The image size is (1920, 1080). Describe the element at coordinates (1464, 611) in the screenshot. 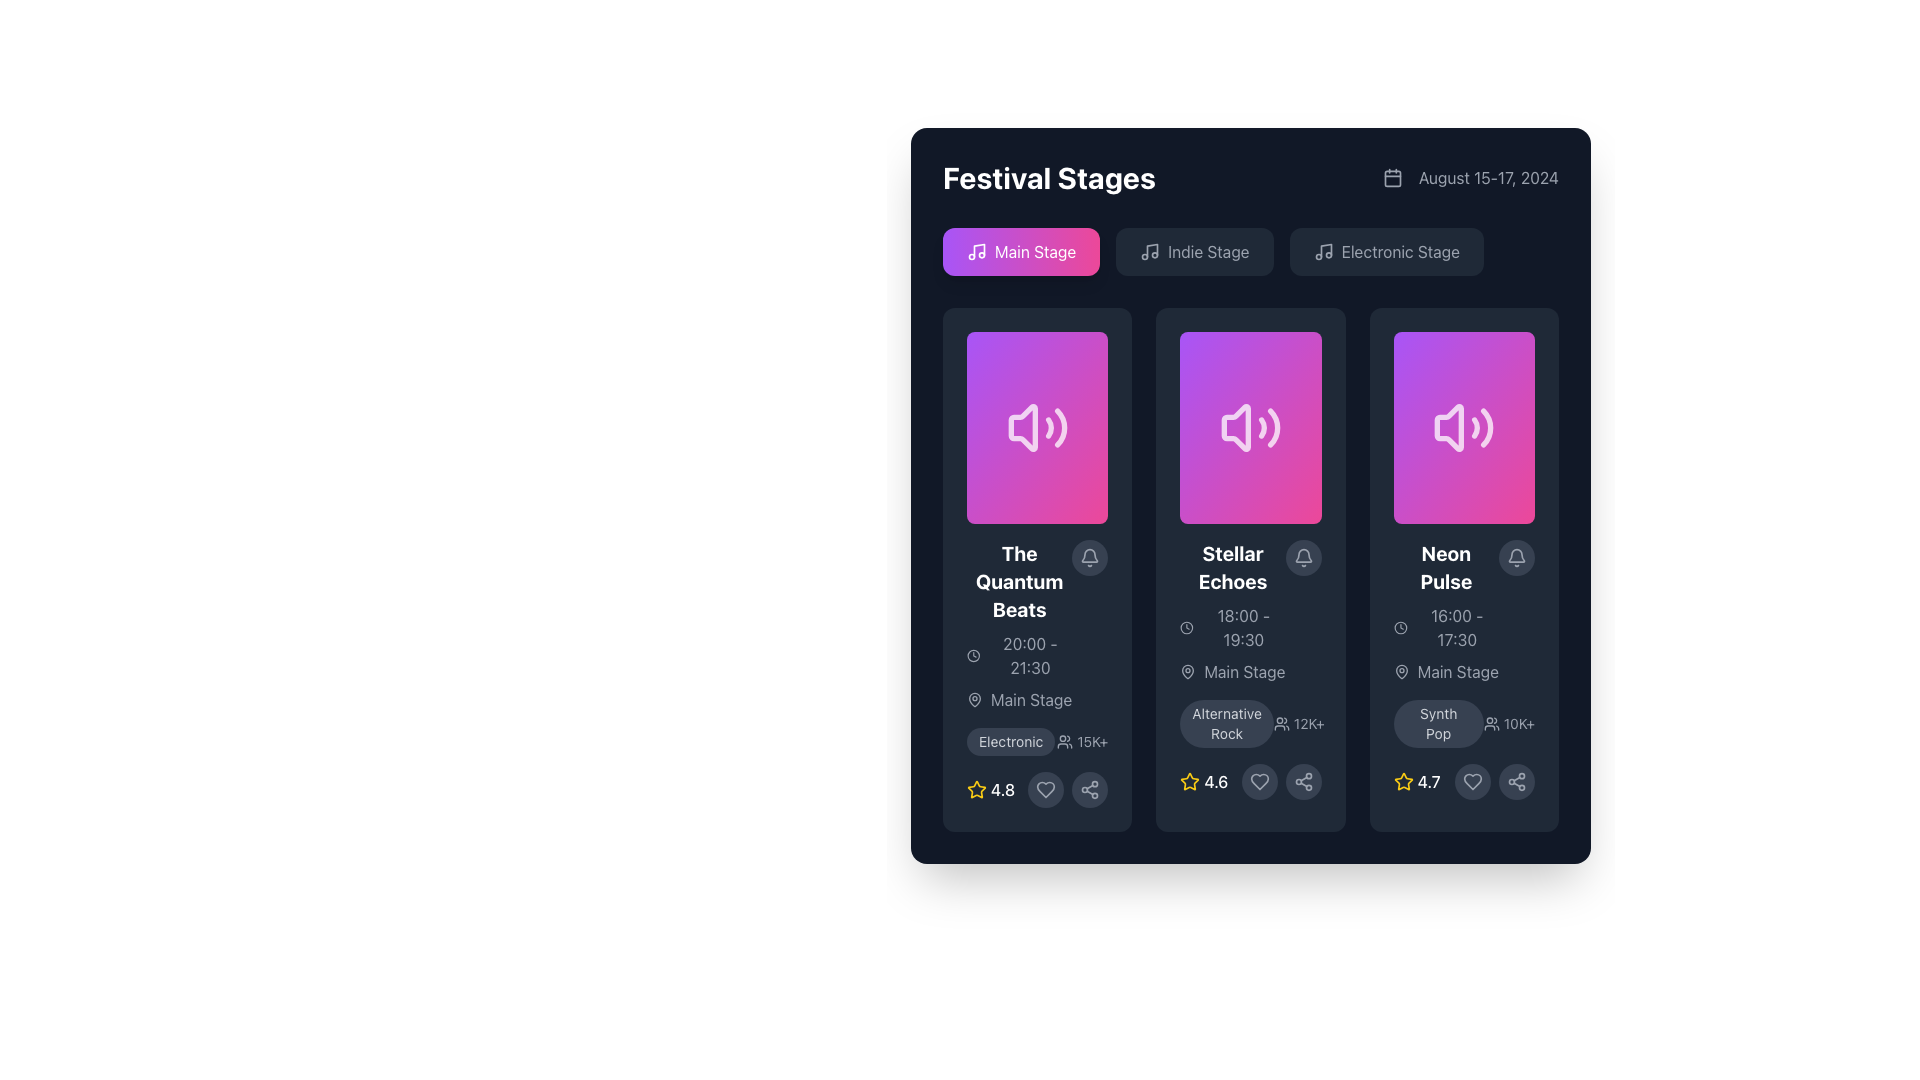

I see `the interactive elements adjacent to the informational header for the 'Neon Pulse' event, which is centrally located within the third card of the event cards` at that location.